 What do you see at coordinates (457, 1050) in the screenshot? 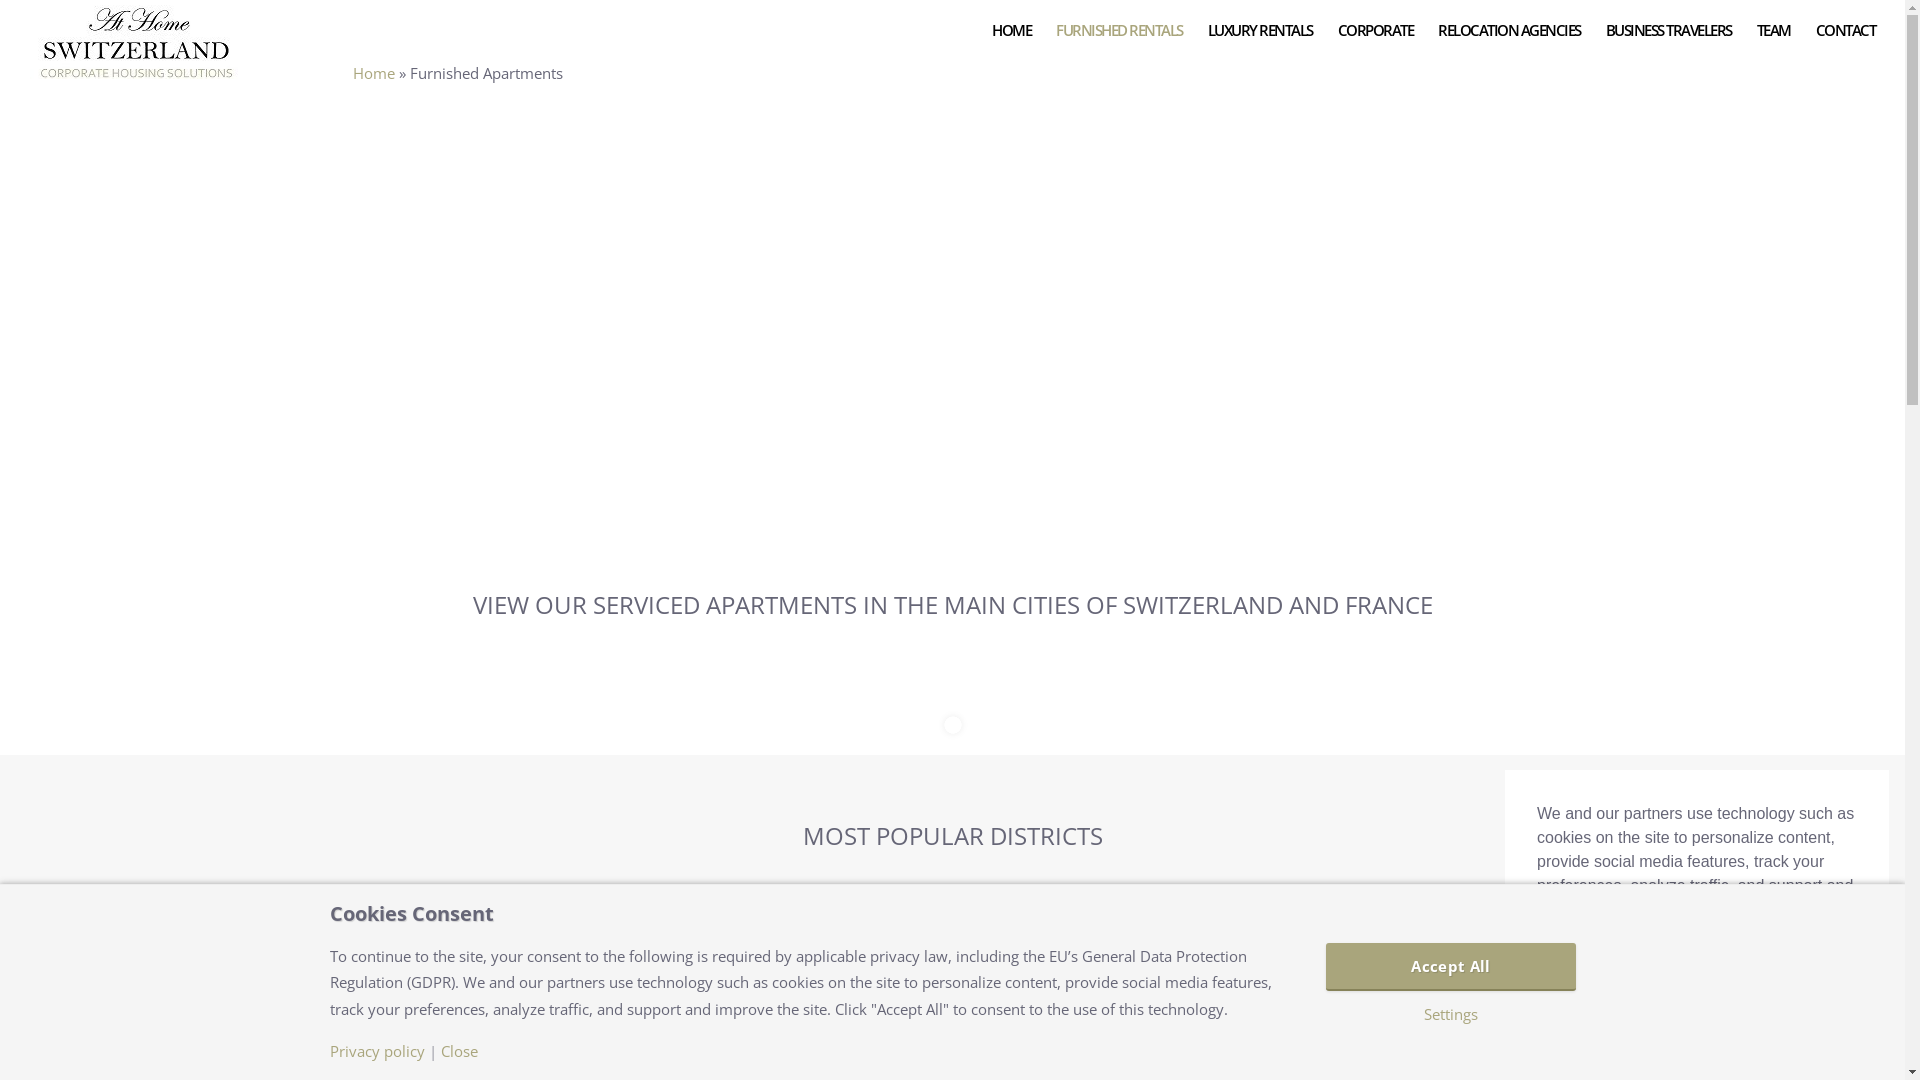
I see `'Close'` at bounding box center [457, 1050].